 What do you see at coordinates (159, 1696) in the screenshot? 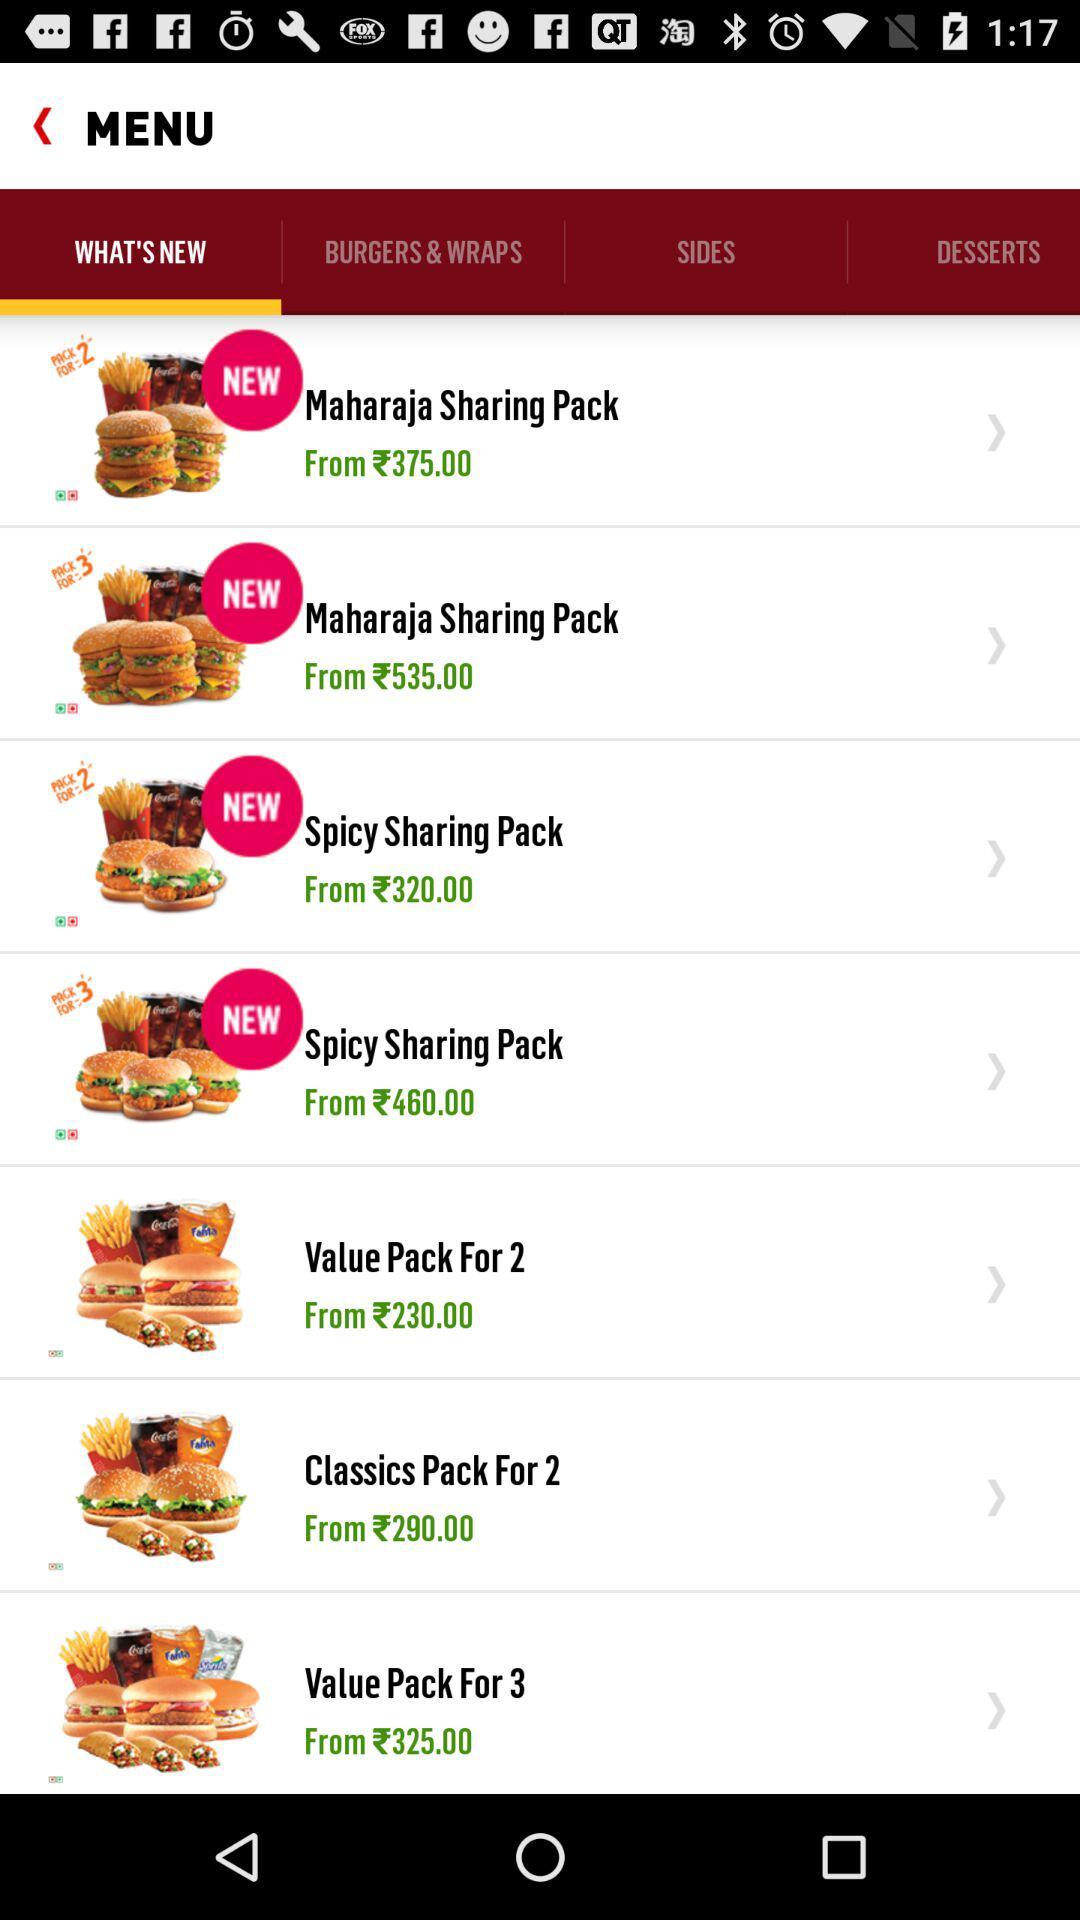
I see `item to the left of the value pack for` at bounding box center [159, 1696].